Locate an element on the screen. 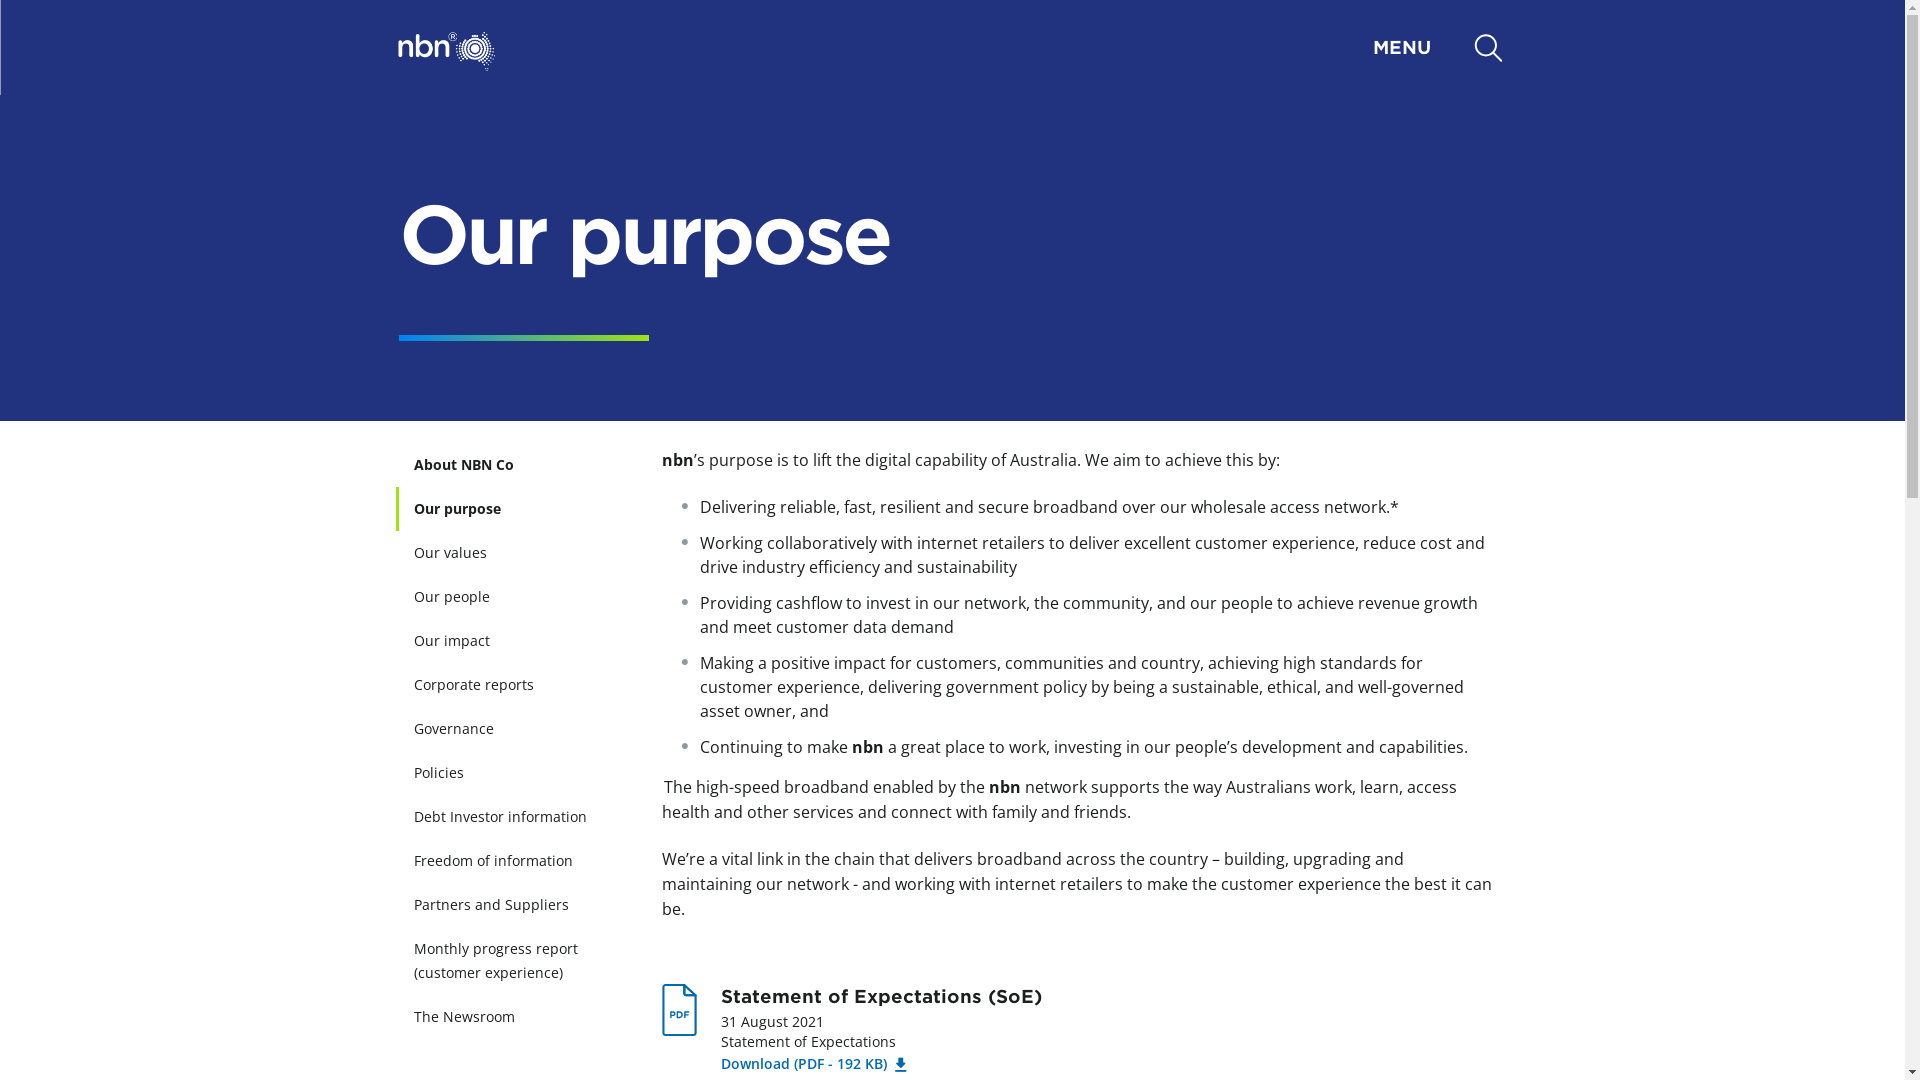 The image size is (1920, 1080). 'Debt Investor information' is located at coordinates (512, 817).